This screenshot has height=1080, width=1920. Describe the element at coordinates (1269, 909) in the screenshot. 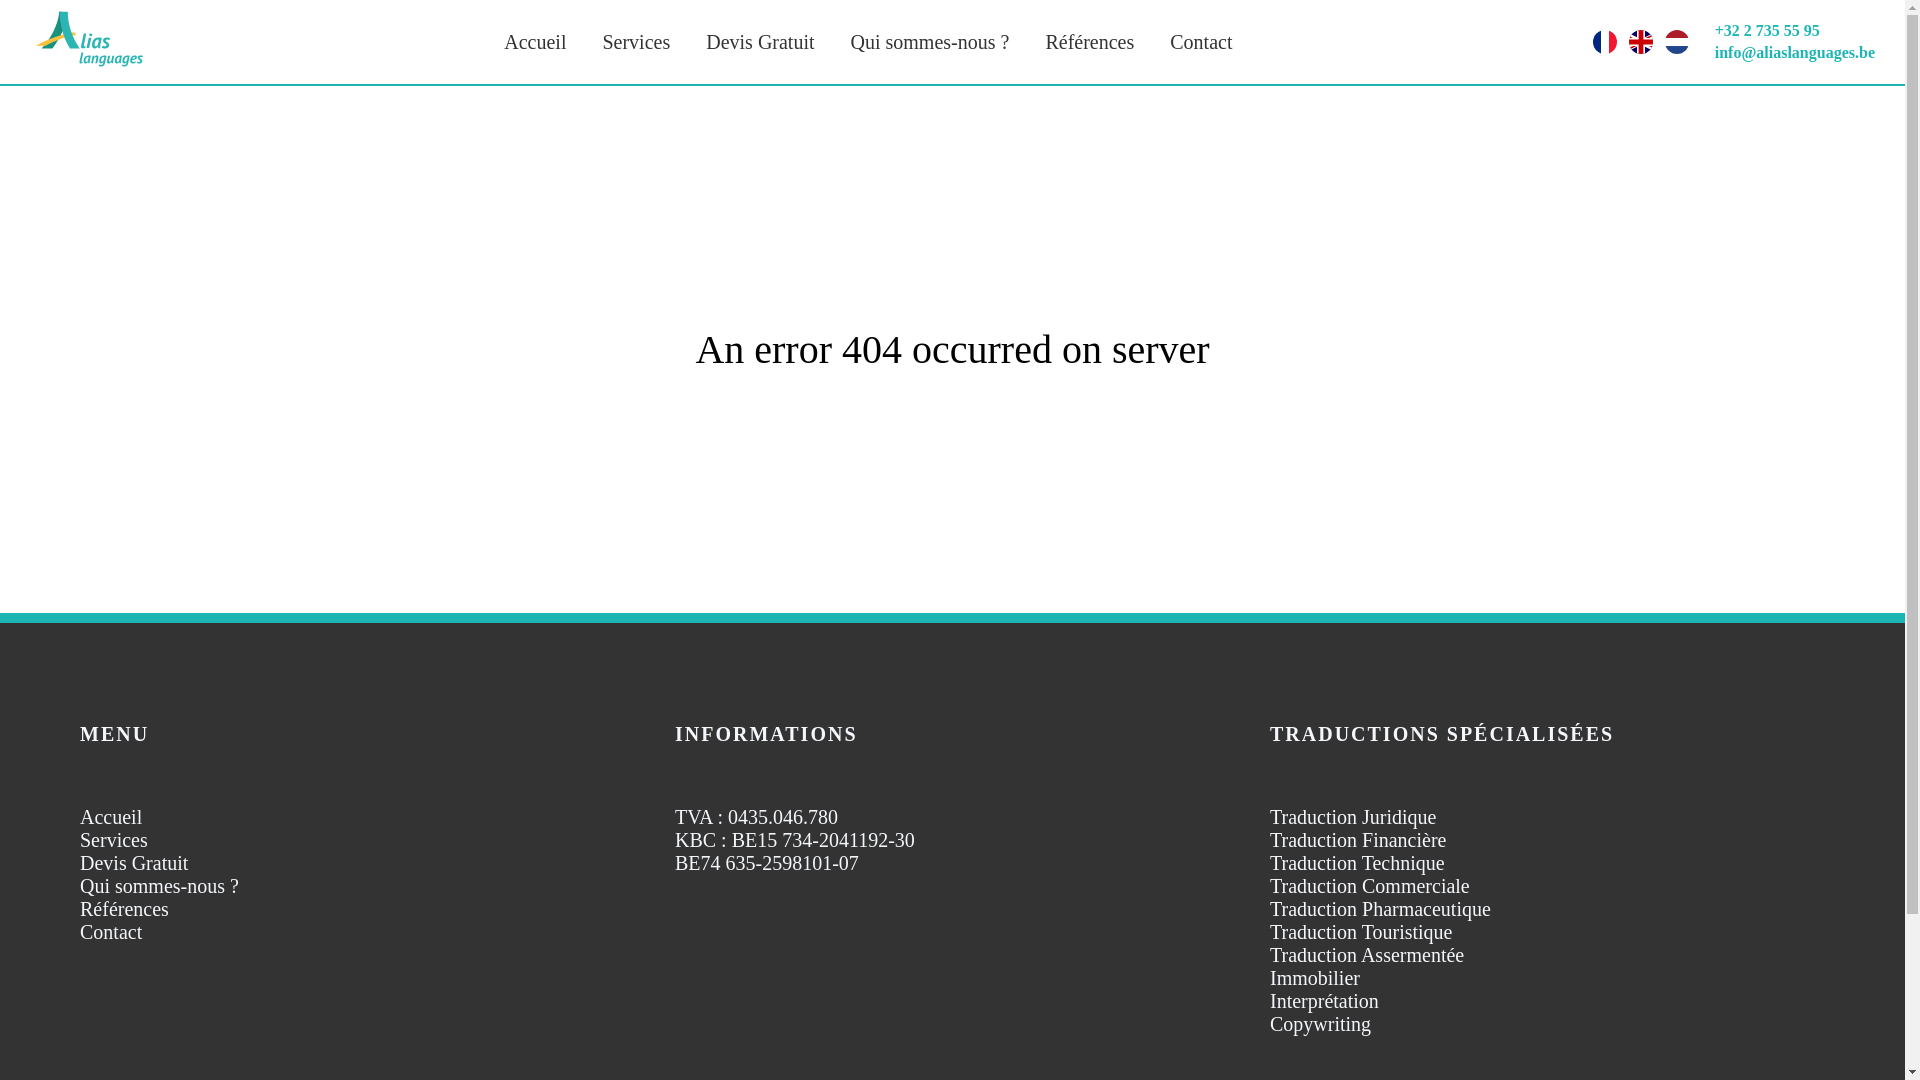

I see `'Traduction Pharmaceutique'` at that location.